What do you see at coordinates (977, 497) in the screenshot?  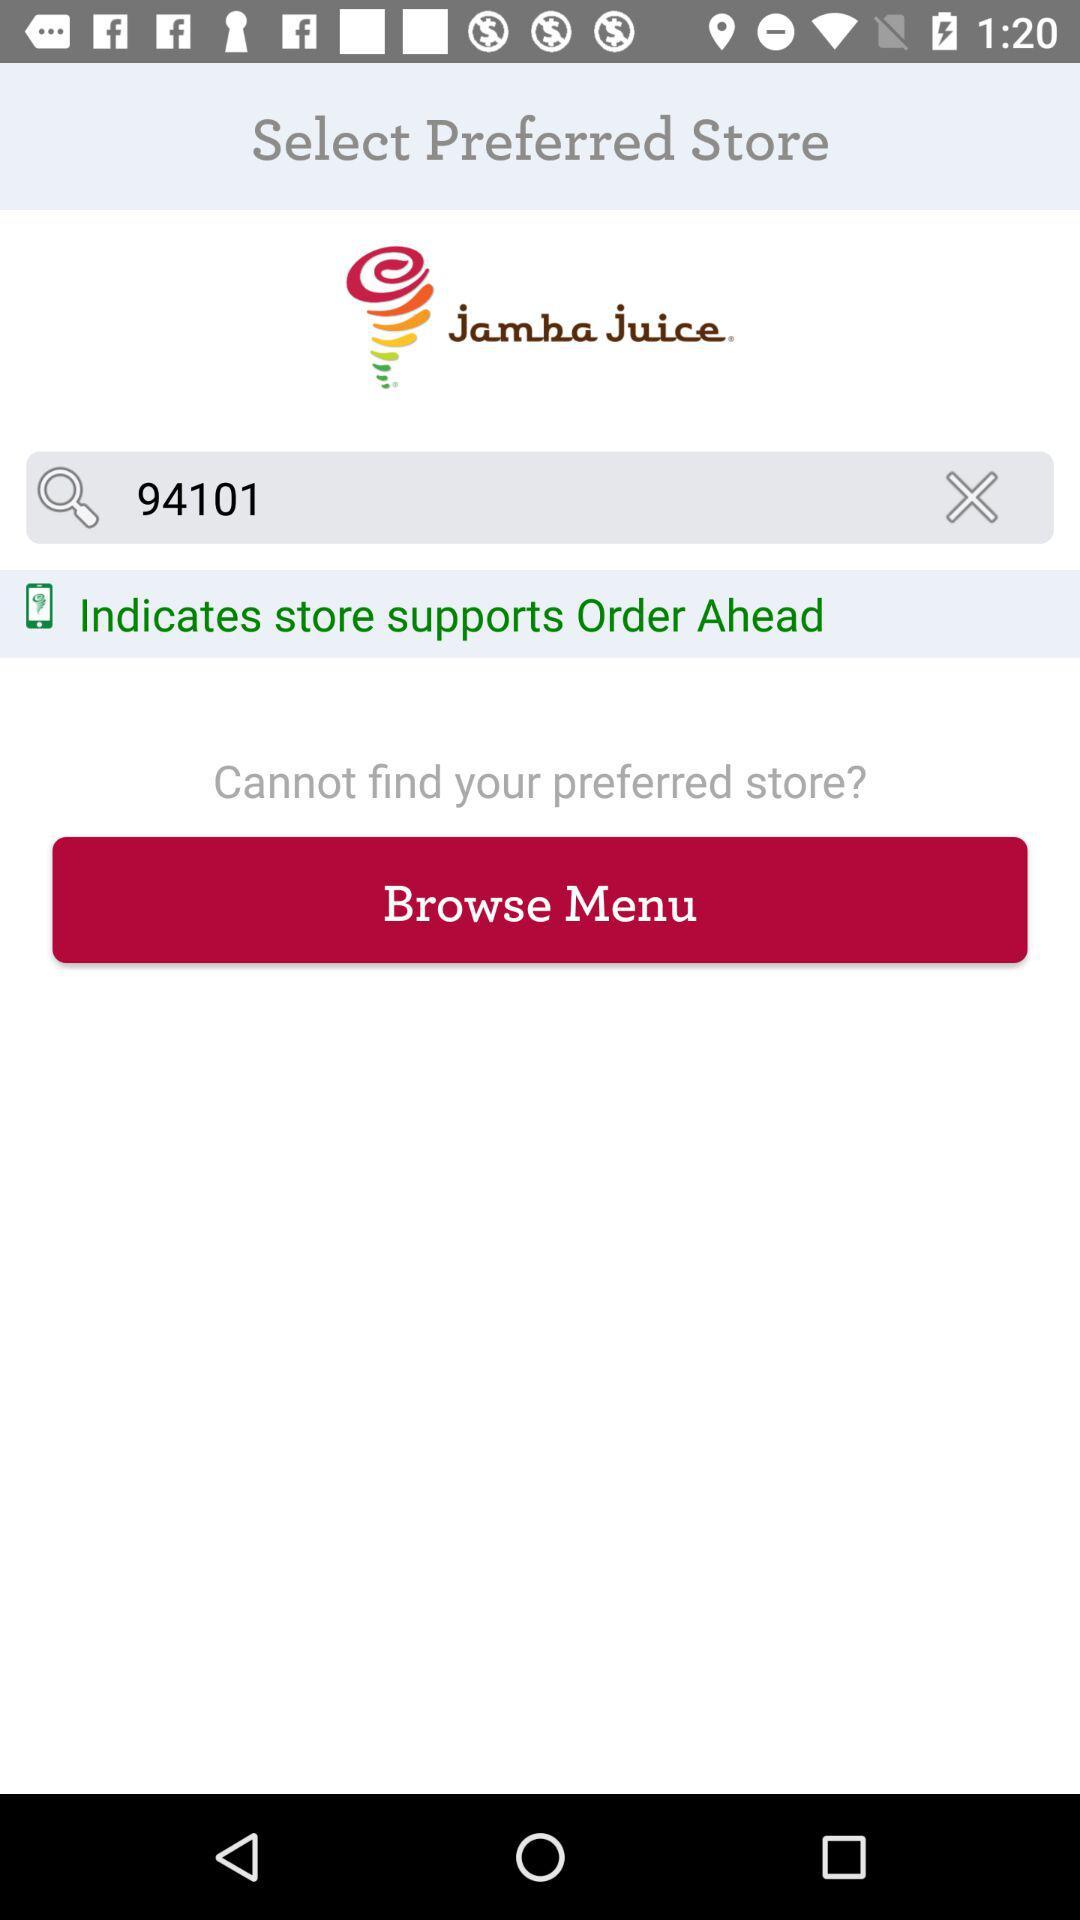 I see `the item above browse menu` at bounding box center [977, 497].